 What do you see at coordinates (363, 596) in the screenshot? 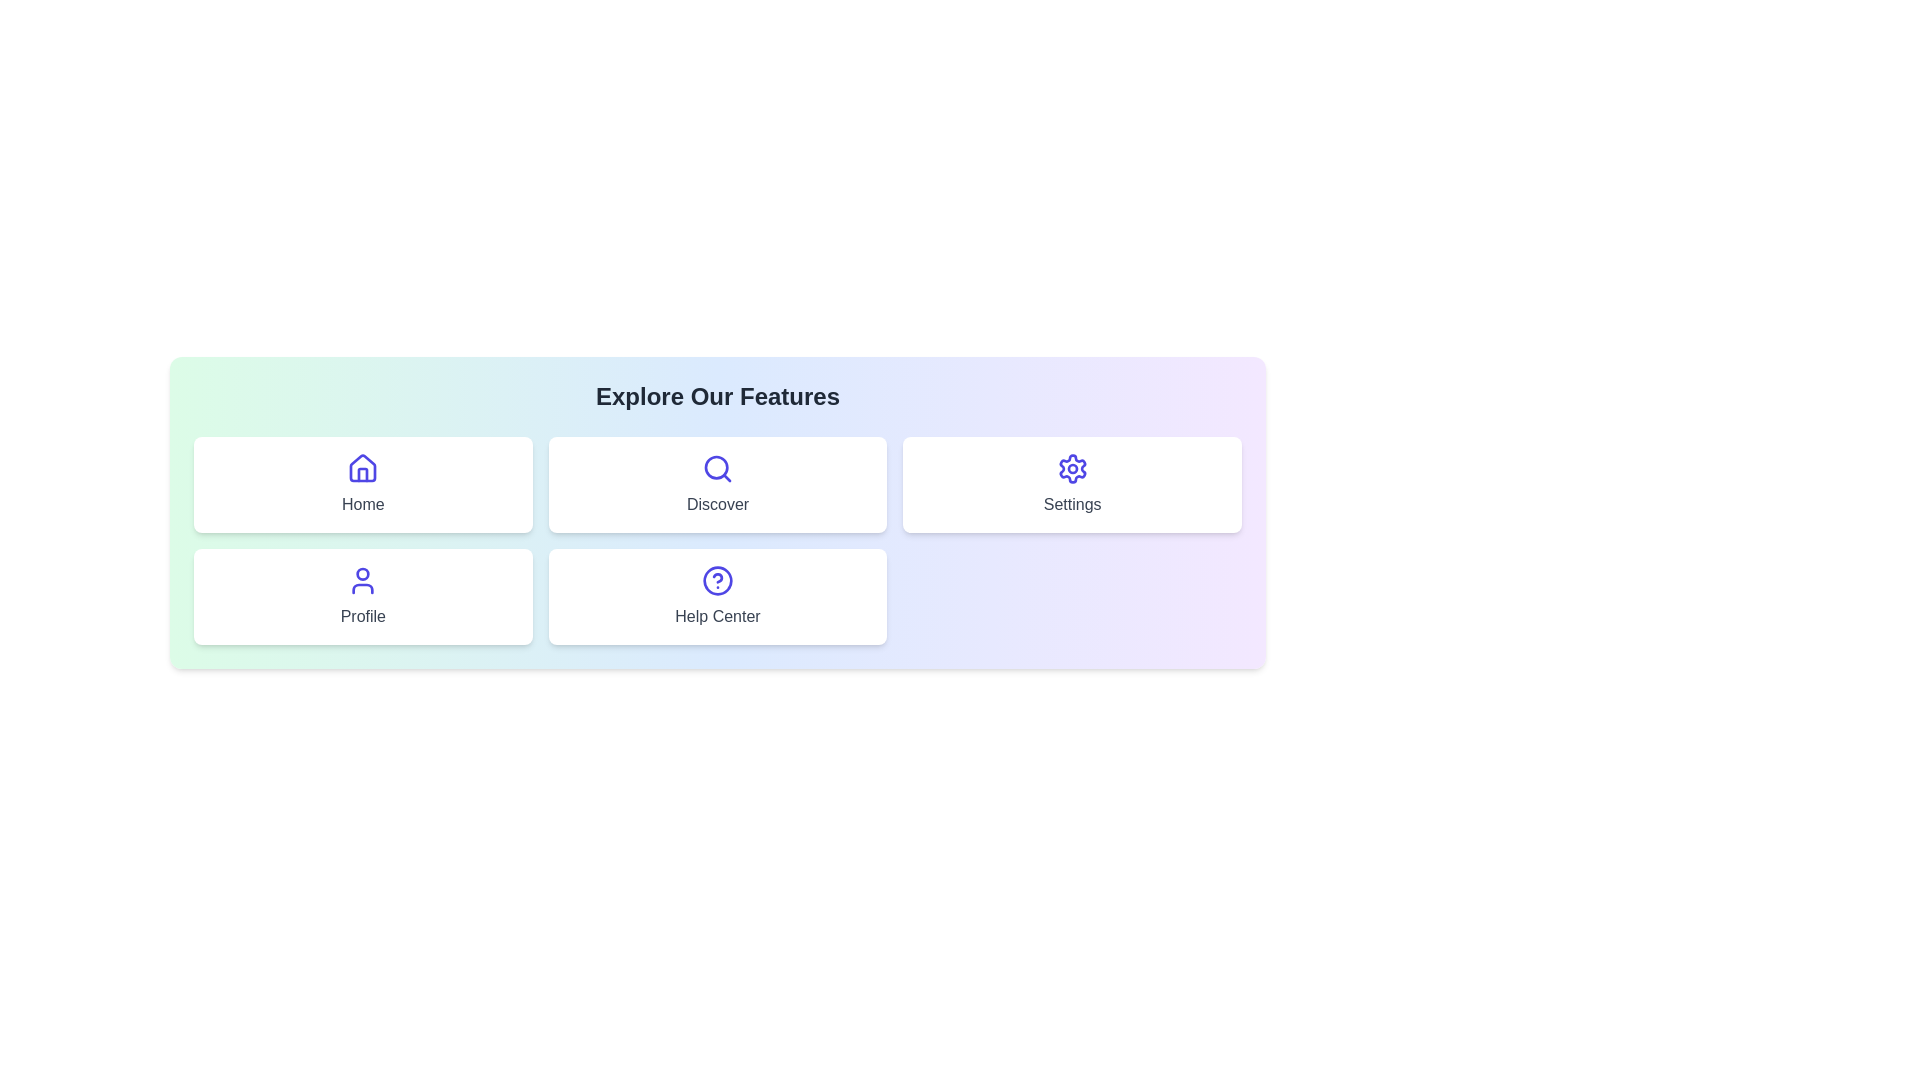
I see `the rectangular 'Profile' button with a white background, rounded corners, and an indigo user icon` at bounding box center [363, 596].